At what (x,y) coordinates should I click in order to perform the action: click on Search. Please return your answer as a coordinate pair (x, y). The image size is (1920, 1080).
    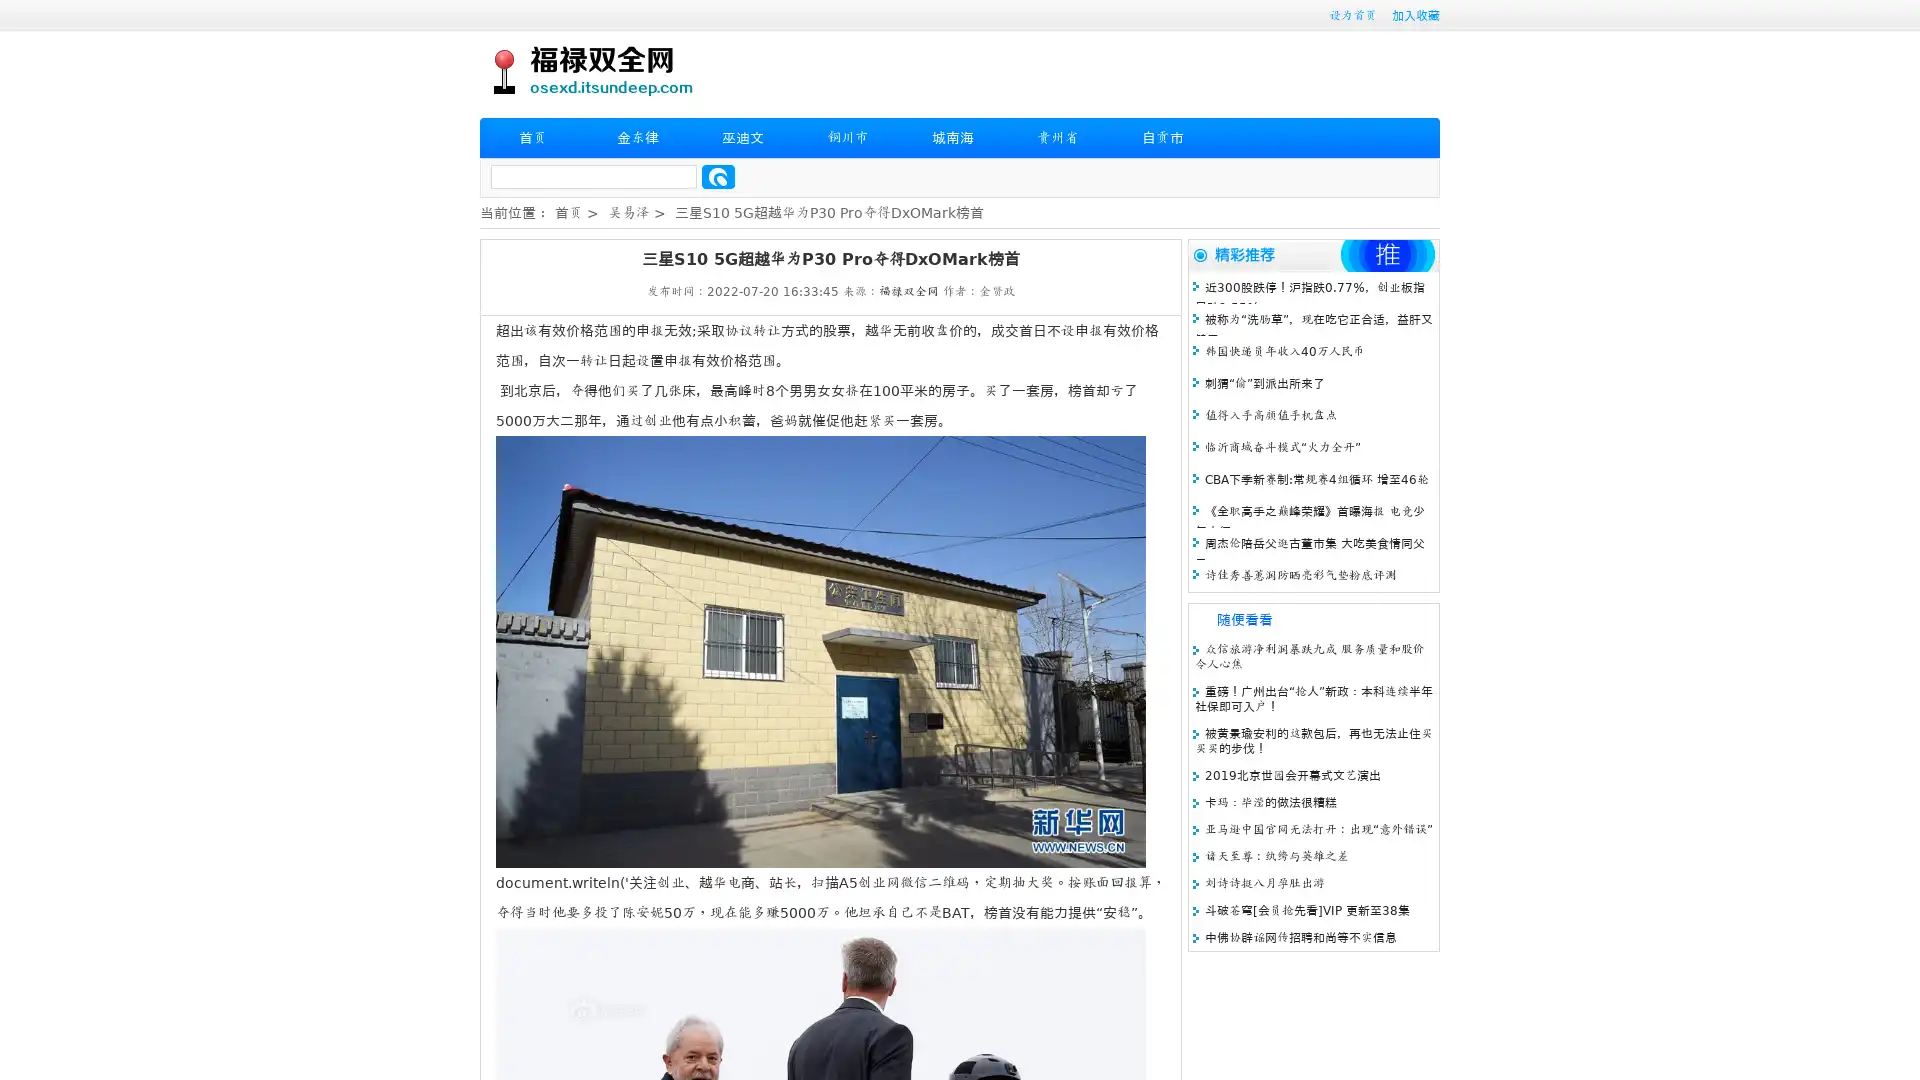
    Looking at the image, I should click on (718, 176).